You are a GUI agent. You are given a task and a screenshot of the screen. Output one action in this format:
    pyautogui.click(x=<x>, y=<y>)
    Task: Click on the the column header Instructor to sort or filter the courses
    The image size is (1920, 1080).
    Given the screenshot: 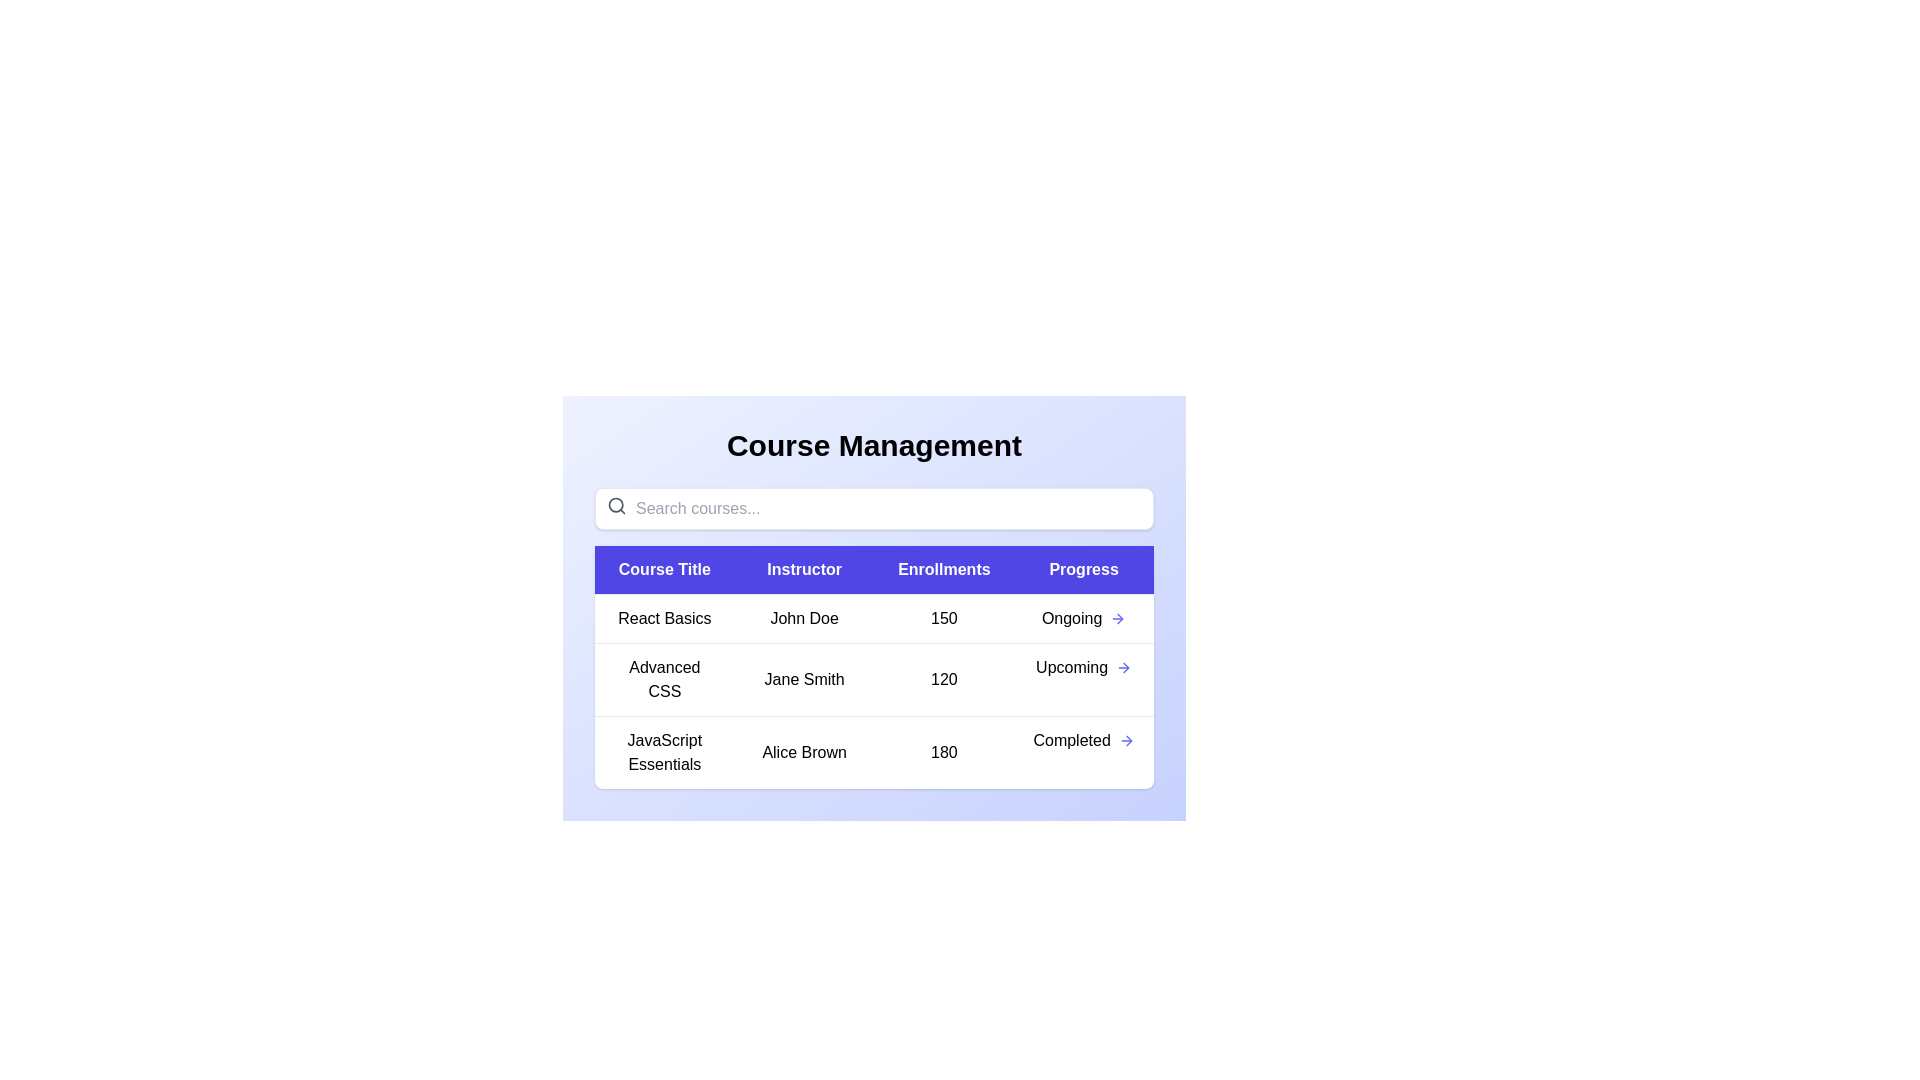 What is the action you would take?
    pyautogui.click(x=804, y=570)
    